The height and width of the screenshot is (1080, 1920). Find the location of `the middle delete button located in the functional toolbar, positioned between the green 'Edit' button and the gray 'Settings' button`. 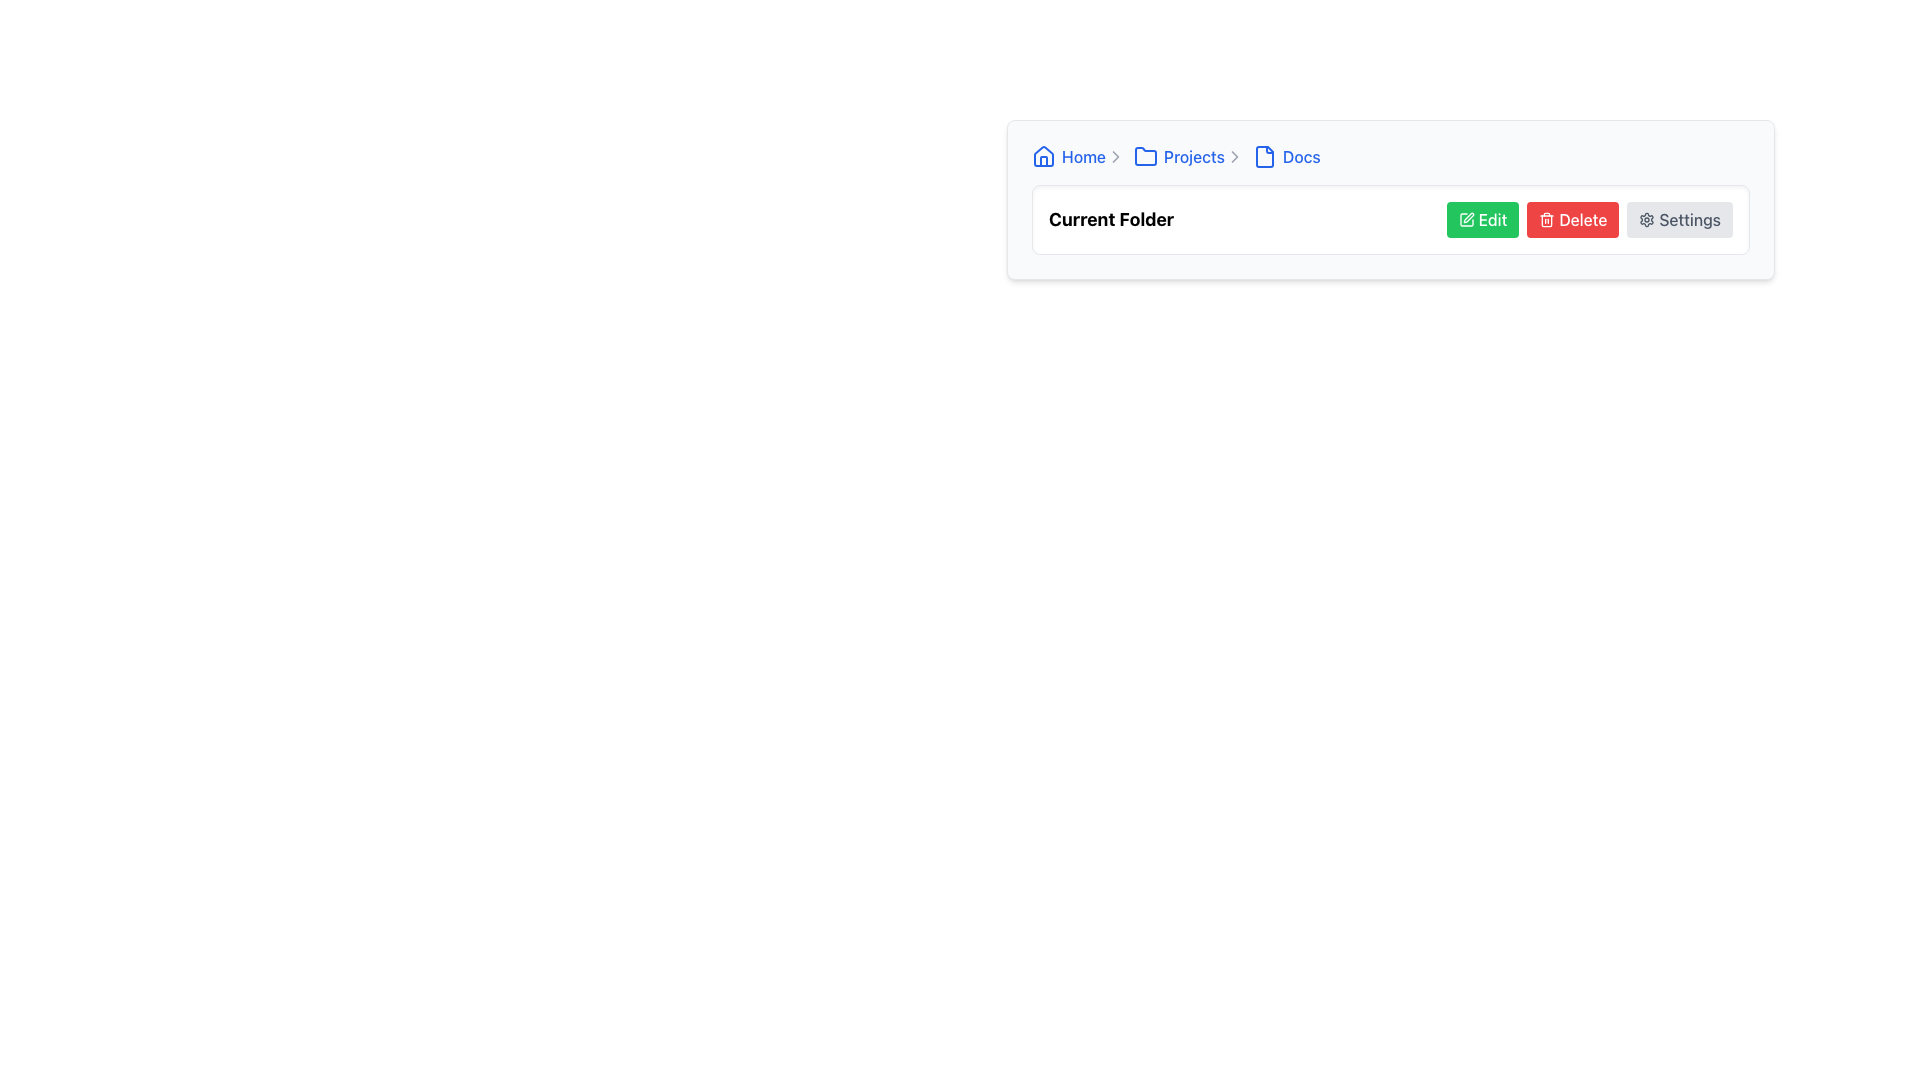

the middle delete button located in the functional toolbar, positioned between the green 'Edit' button and the gray 'Settings' button is located at coordinates (1572, 219).